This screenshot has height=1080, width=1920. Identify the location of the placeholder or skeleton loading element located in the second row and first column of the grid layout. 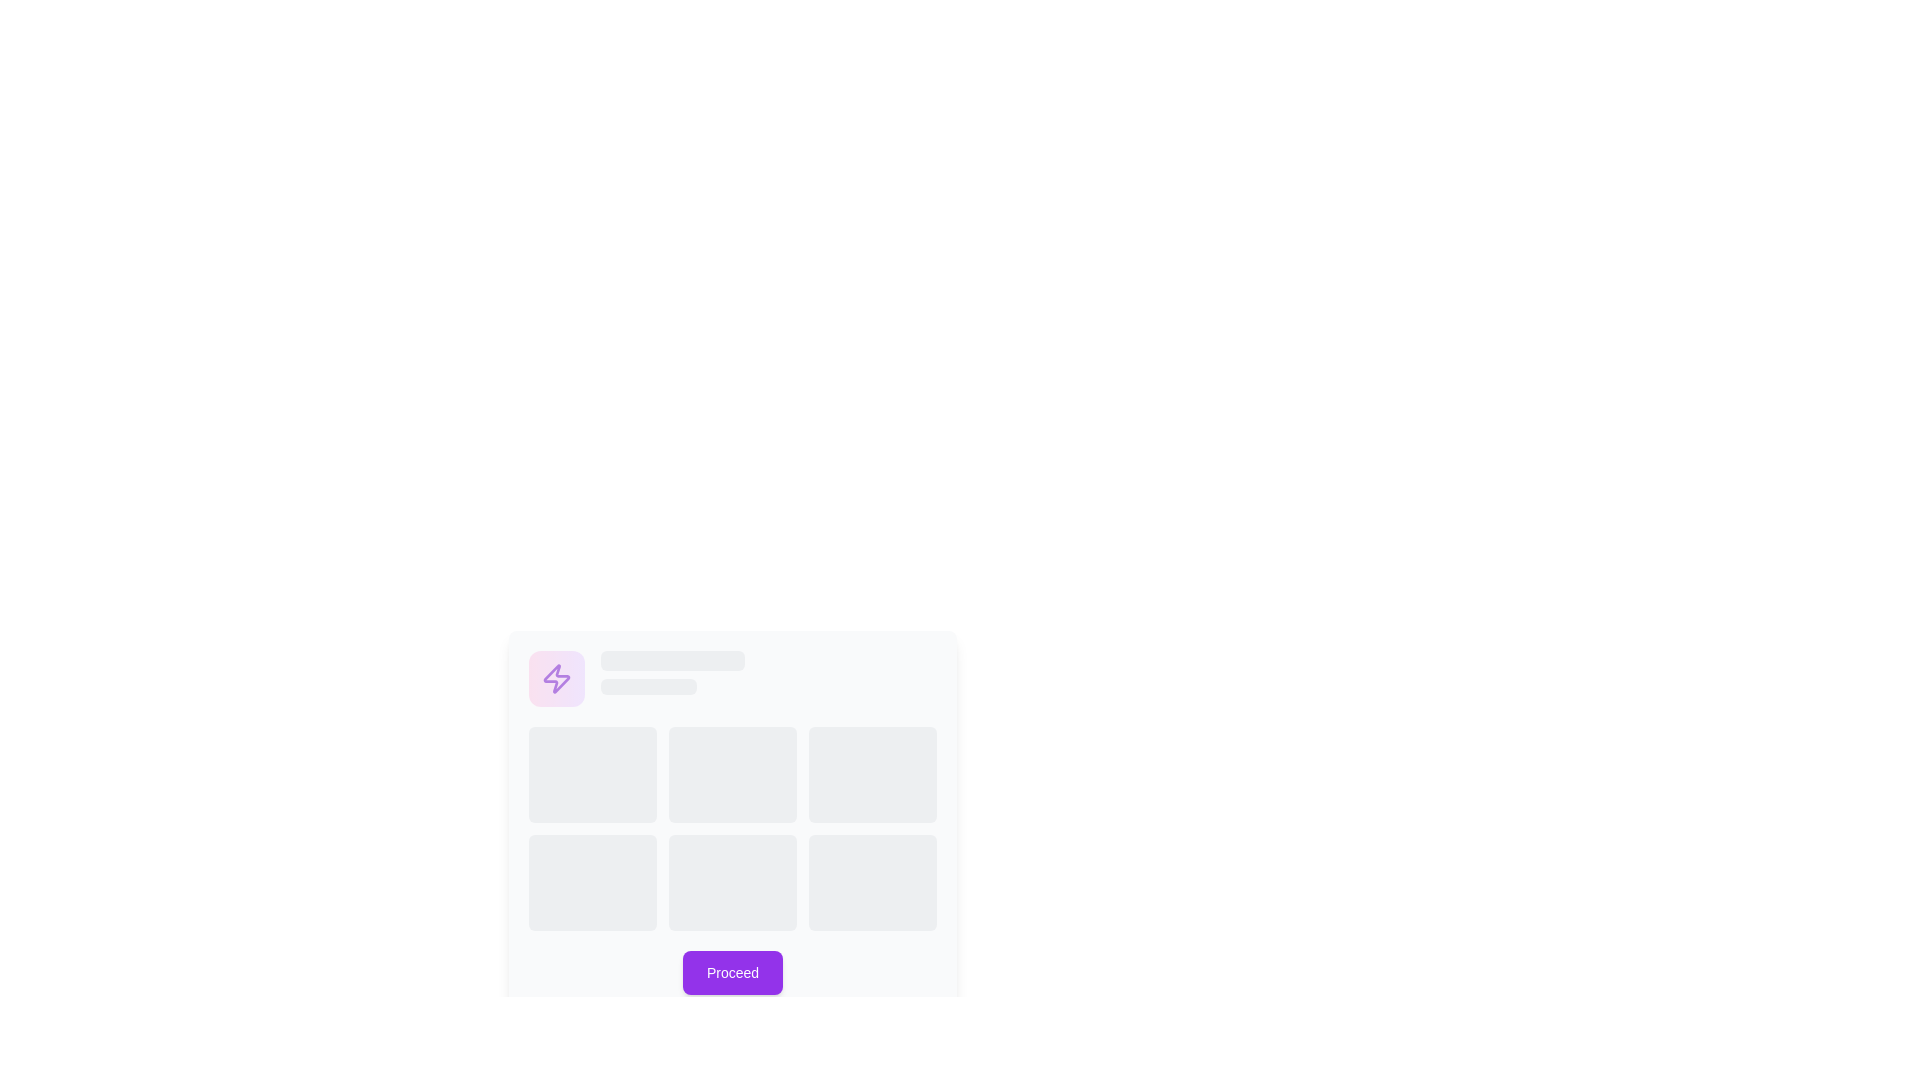
(592, 882).